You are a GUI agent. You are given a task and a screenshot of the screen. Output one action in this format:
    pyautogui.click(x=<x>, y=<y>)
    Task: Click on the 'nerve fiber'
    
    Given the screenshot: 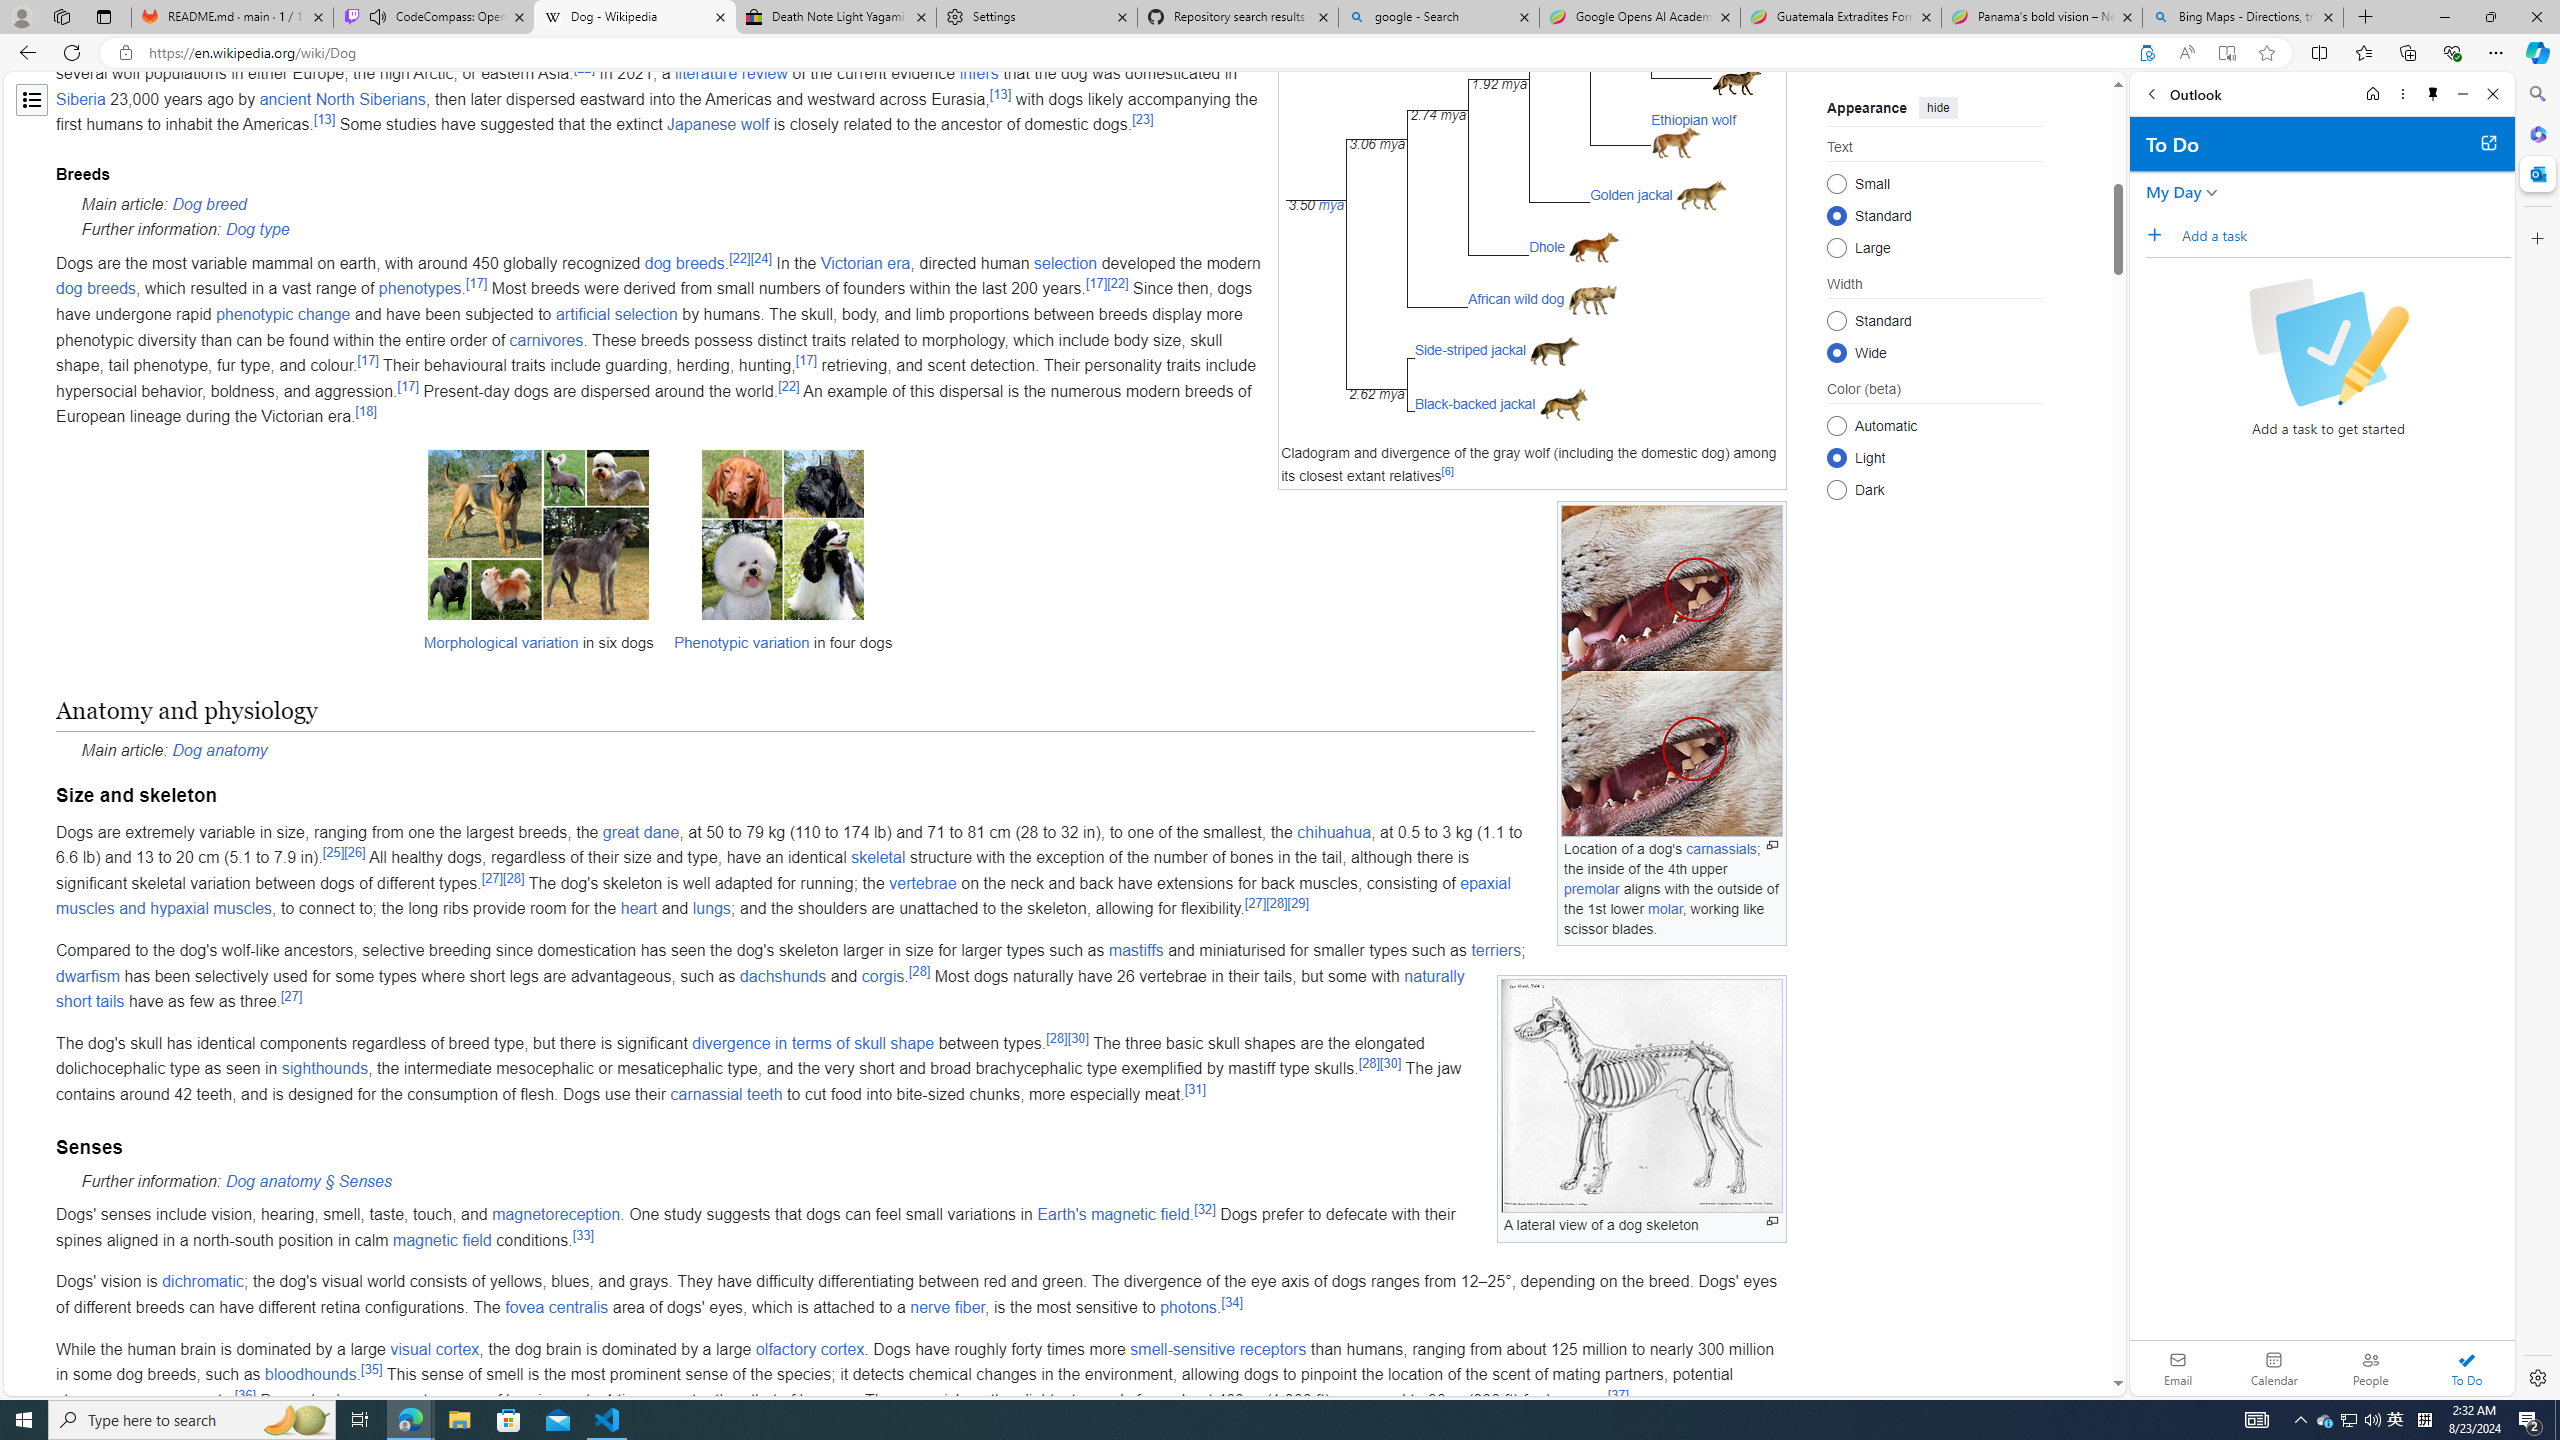 What is the action you would take?
    pyautogui.click(x=946, y=1306)
    